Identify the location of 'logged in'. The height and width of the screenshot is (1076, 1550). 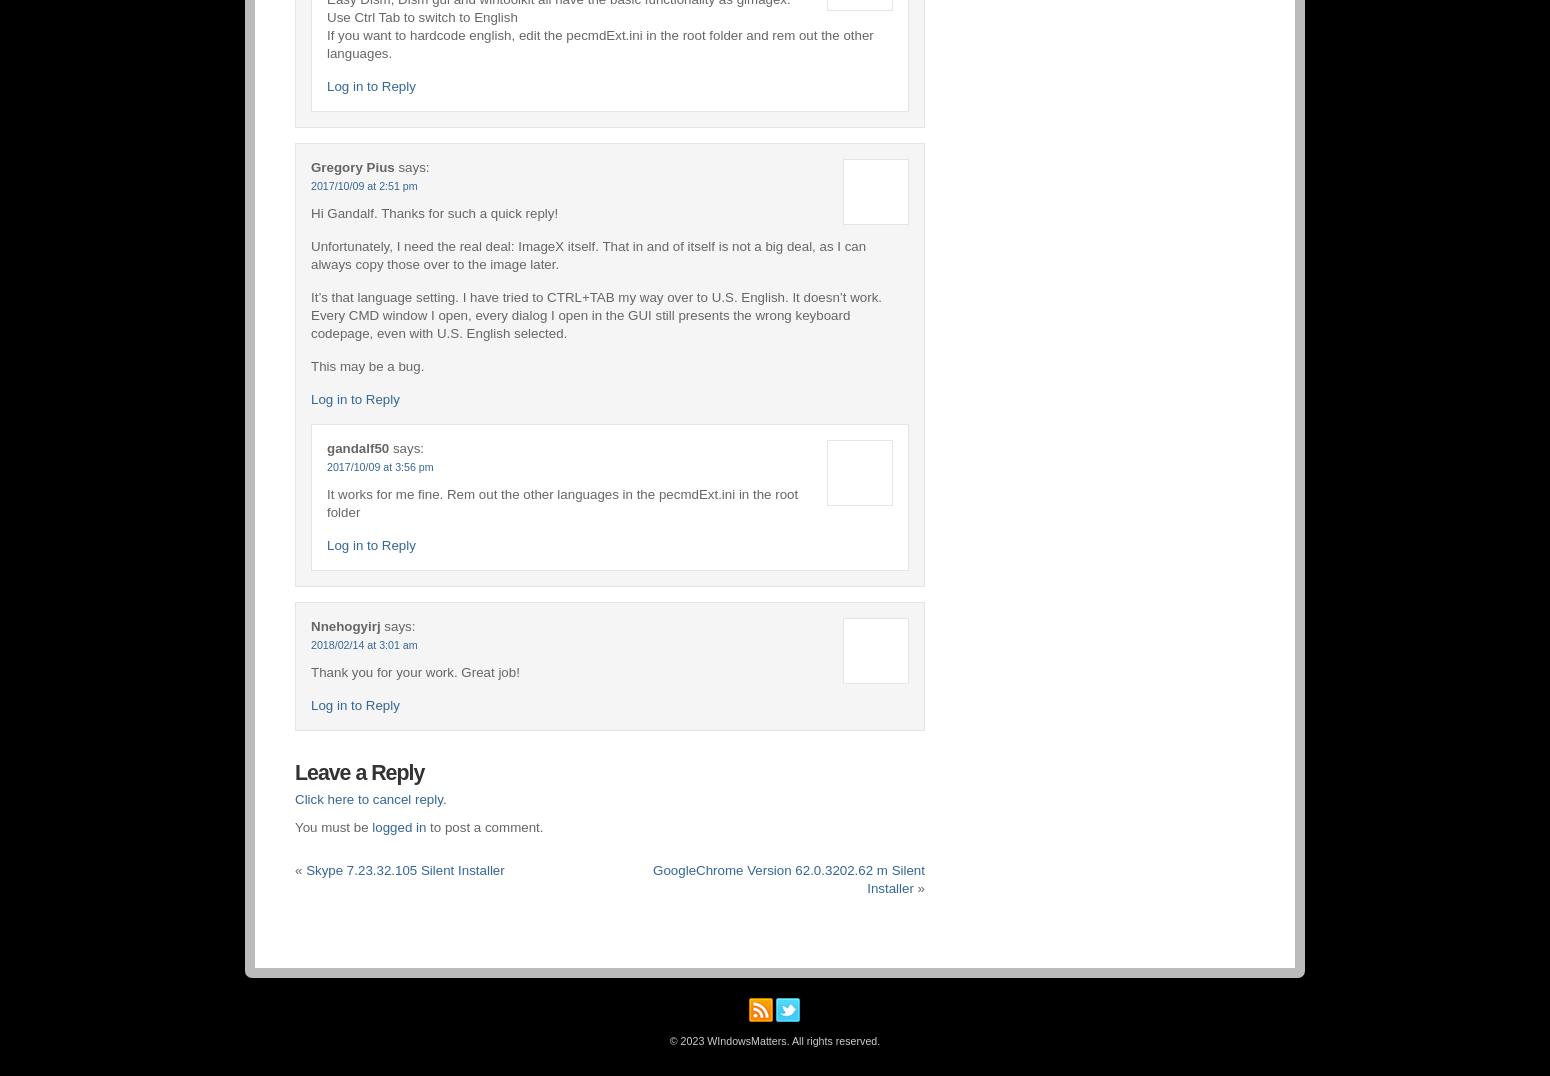
(398, 826).